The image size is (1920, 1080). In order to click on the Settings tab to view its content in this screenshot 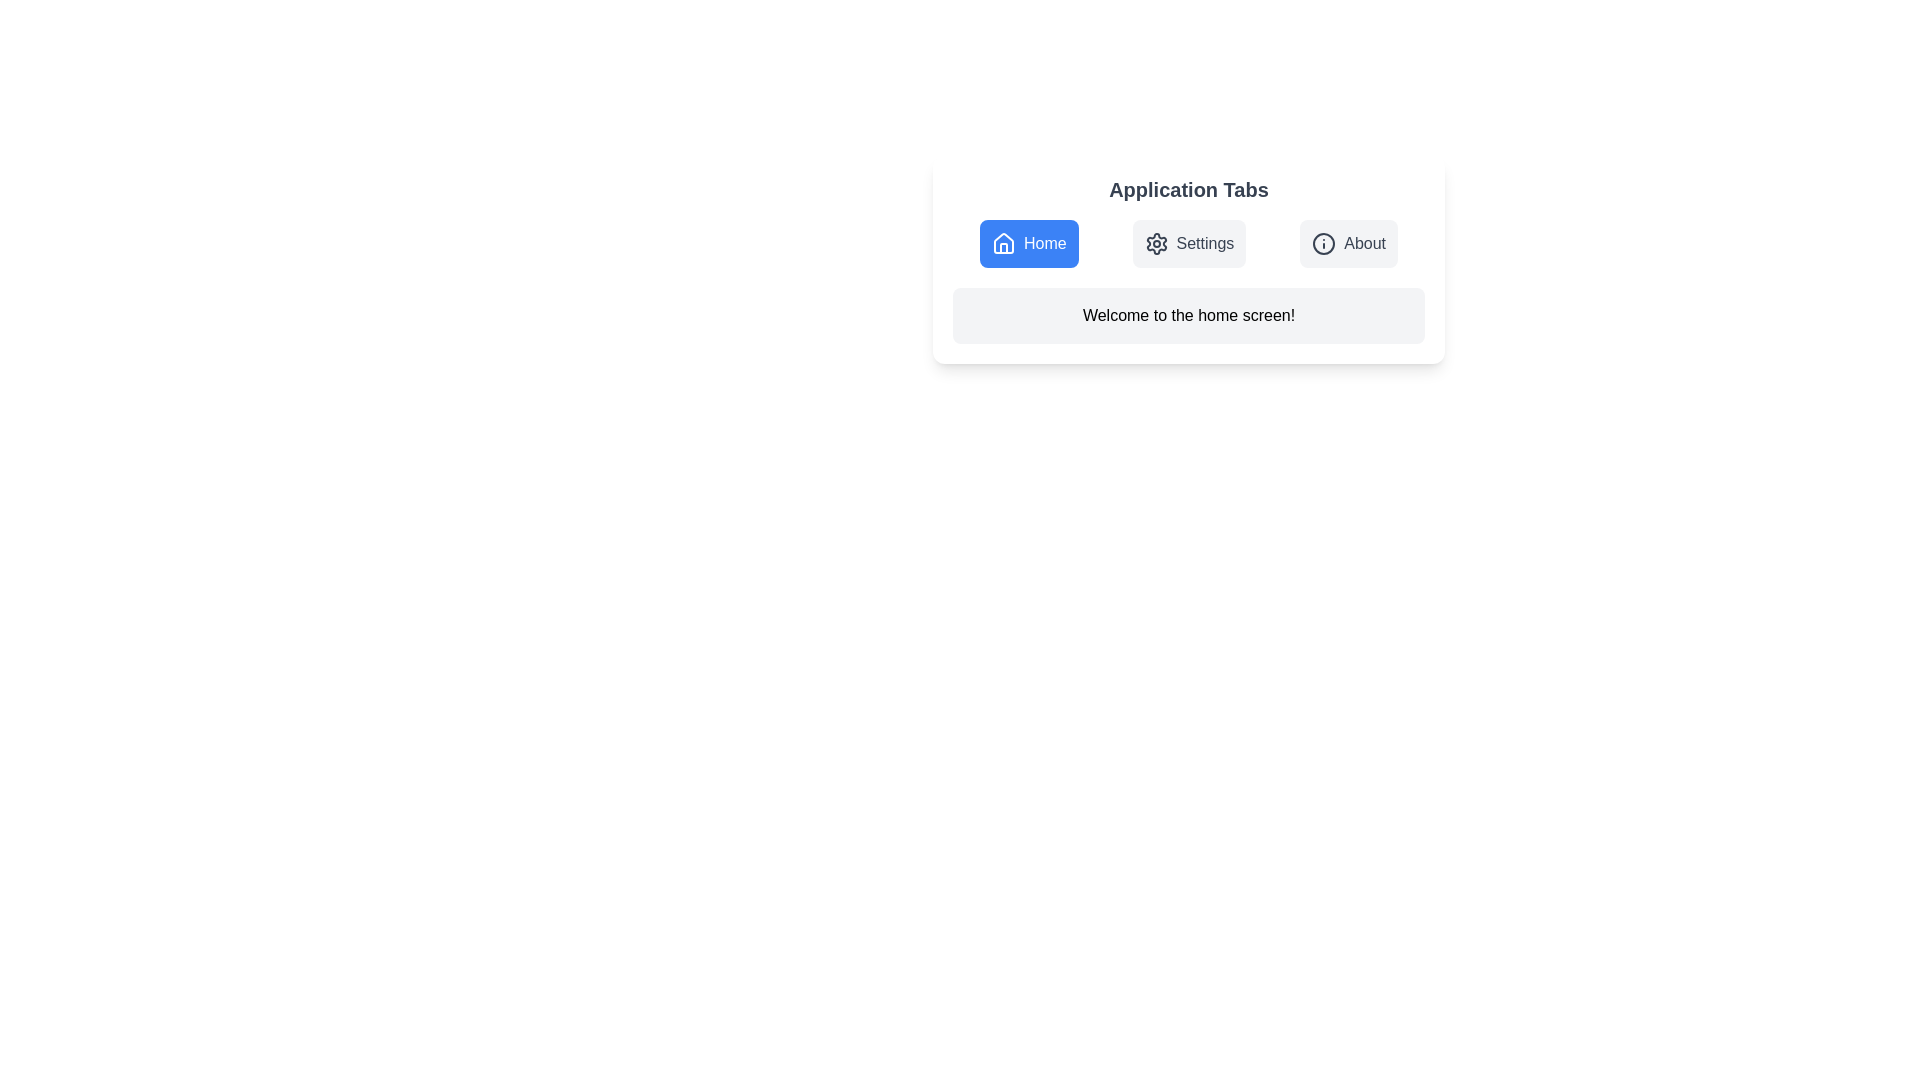, I will do `click(1189, 242)`.